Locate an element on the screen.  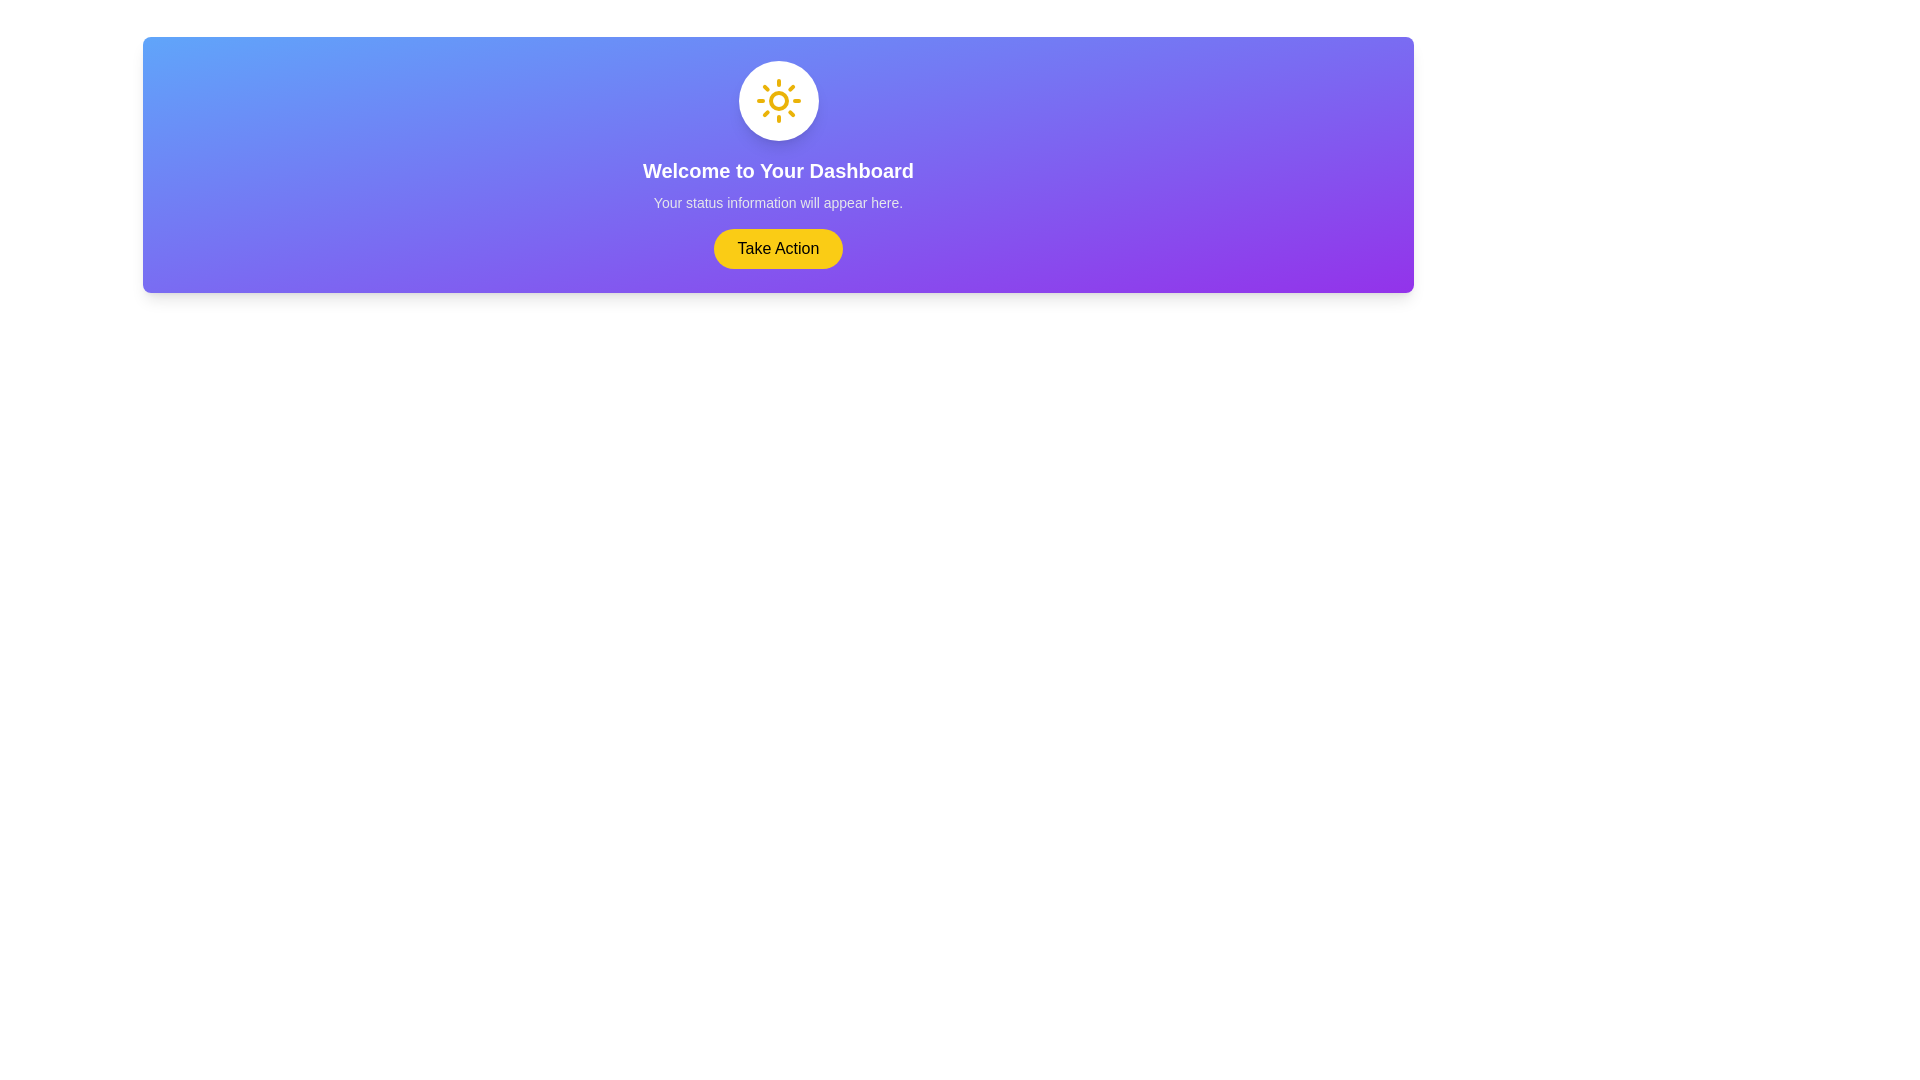
the informational text block containing the header 'Welcome to Your Dashboard' is located at coordinates (777, 185).